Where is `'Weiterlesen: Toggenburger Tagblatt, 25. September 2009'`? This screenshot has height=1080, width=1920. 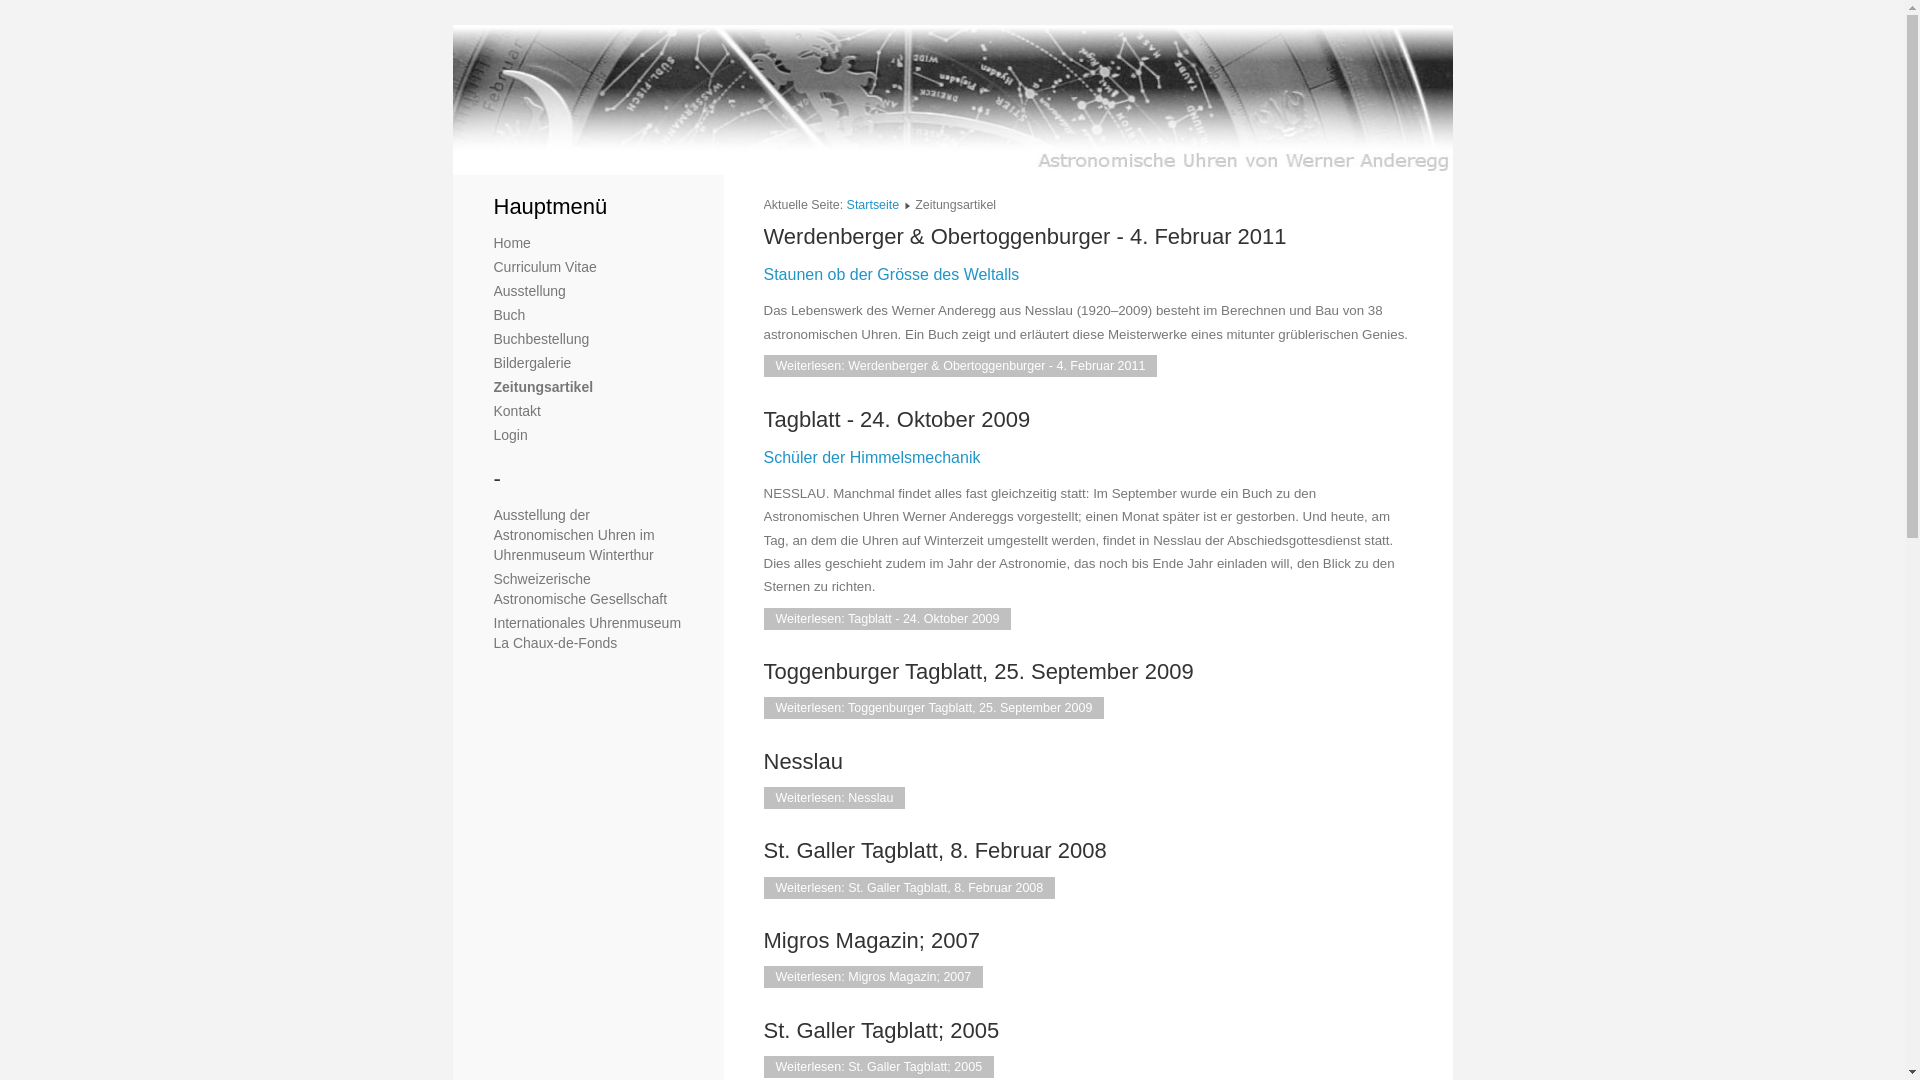
'Weiterlesen: Toggenburger Tagblatt, 25. September 2009' is located at coordinates (933, 707).